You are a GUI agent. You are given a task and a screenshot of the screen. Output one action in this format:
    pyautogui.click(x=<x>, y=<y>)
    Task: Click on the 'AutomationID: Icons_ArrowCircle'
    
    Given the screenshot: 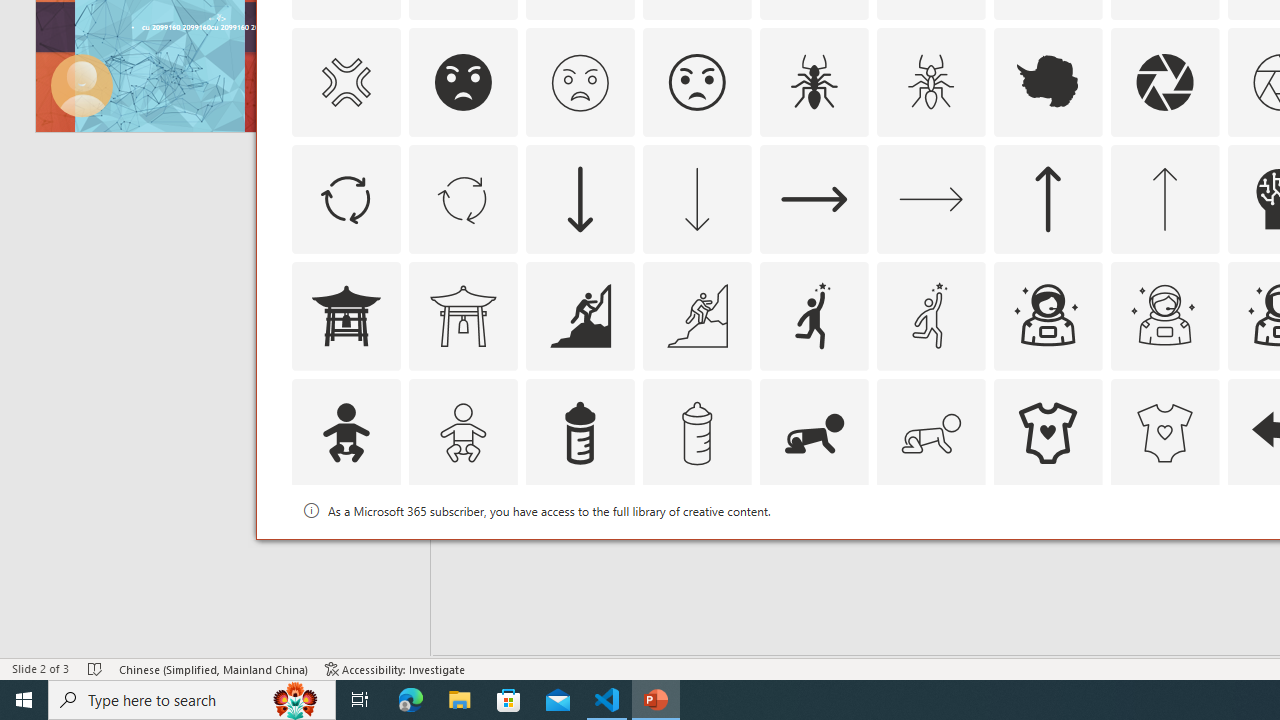 What is the action you would take?
    pyautogui.click(x=345, y=198)
    